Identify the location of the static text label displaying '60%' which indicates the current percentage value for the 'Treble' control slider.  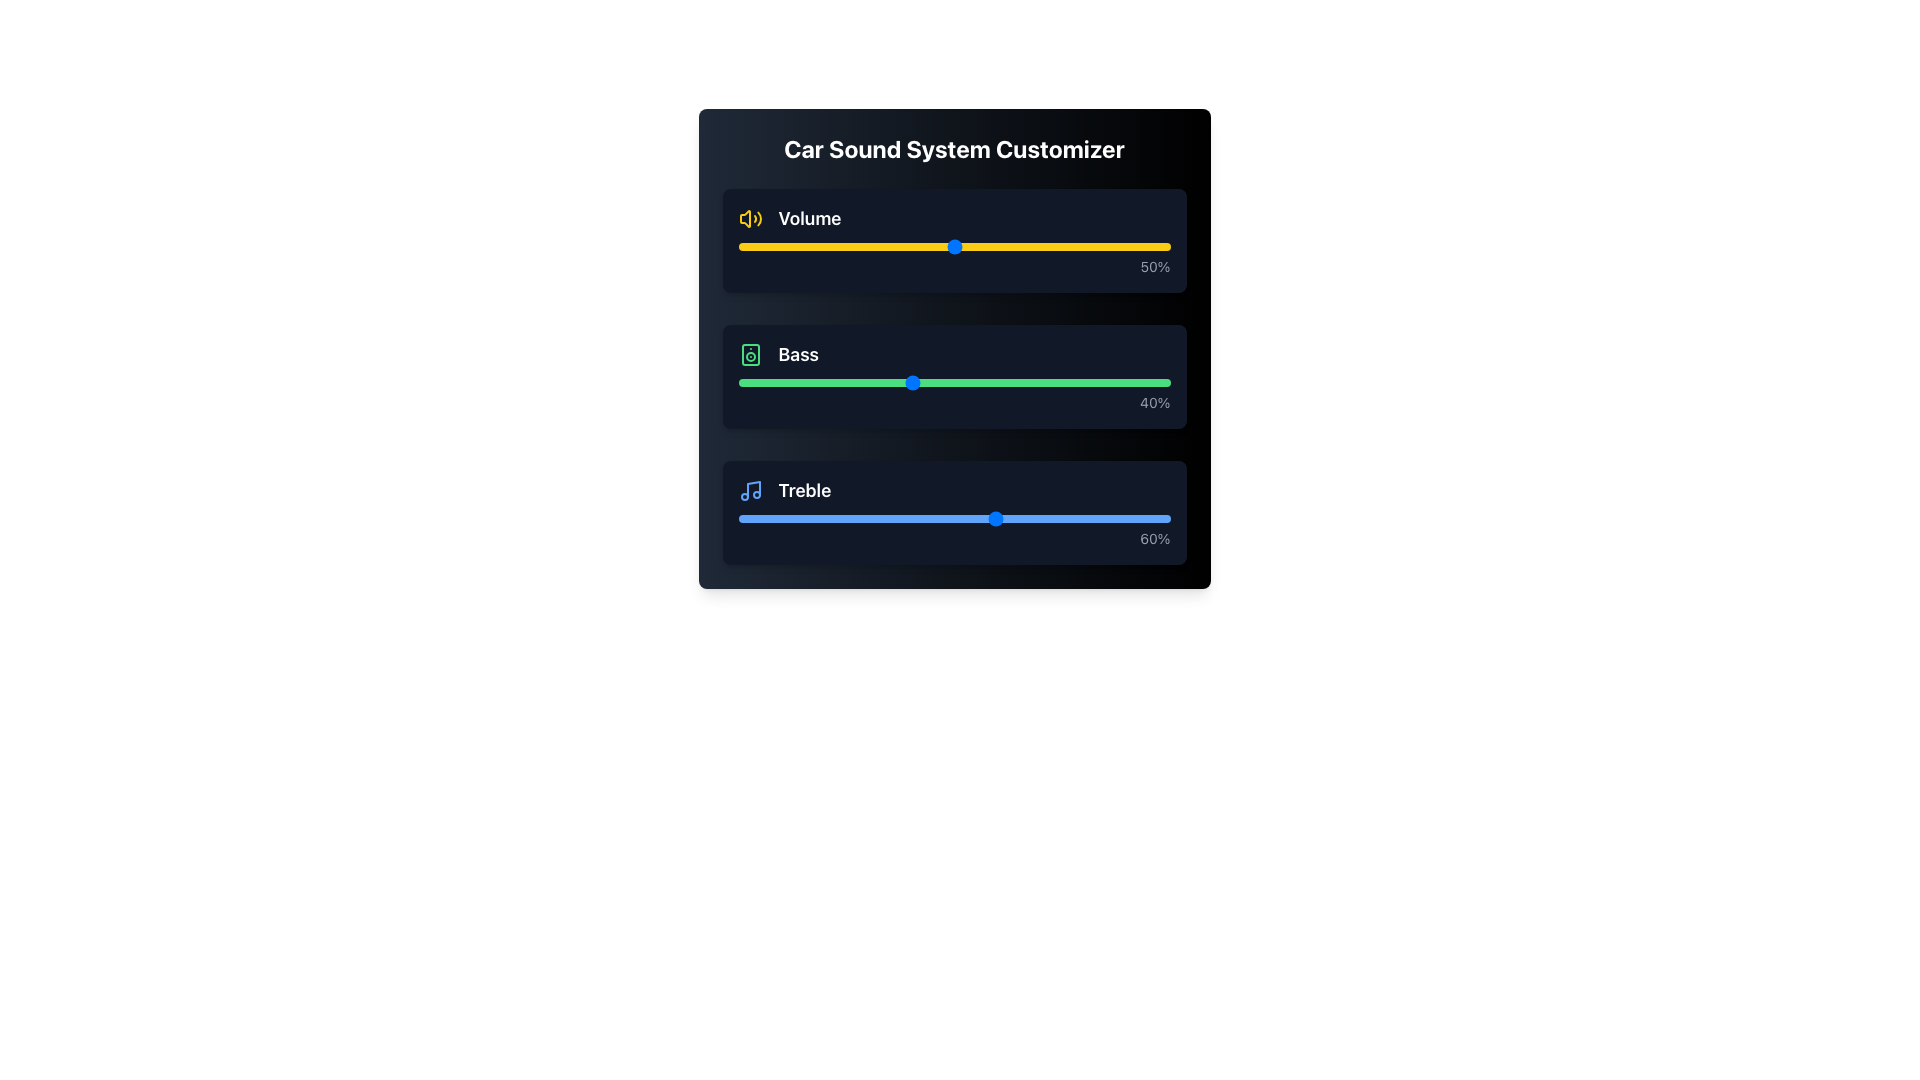
(953, 538).